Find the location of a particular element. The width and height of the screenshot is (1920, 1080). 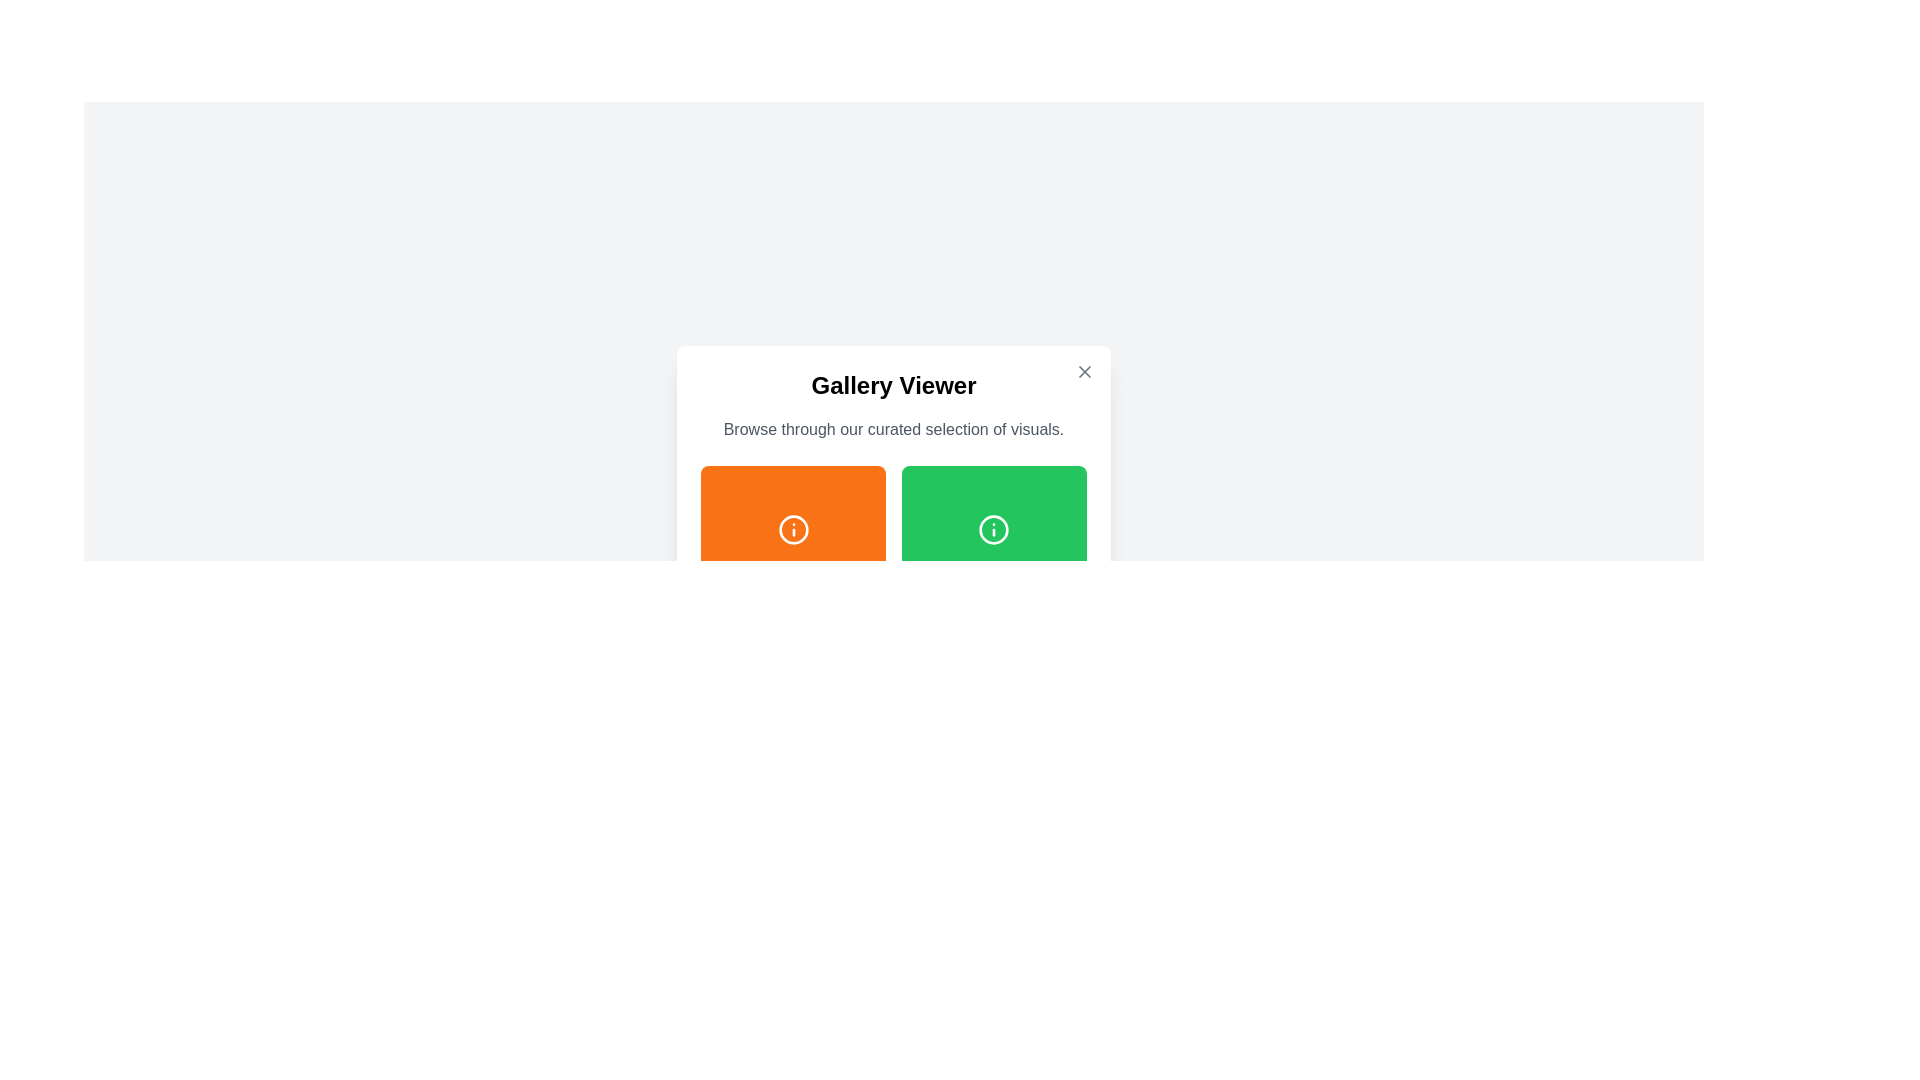

the information icon located above the text 'Sunset' and 'A beautiful sunset view.' to convey additional details about the content is located at coordinates (792, 528).